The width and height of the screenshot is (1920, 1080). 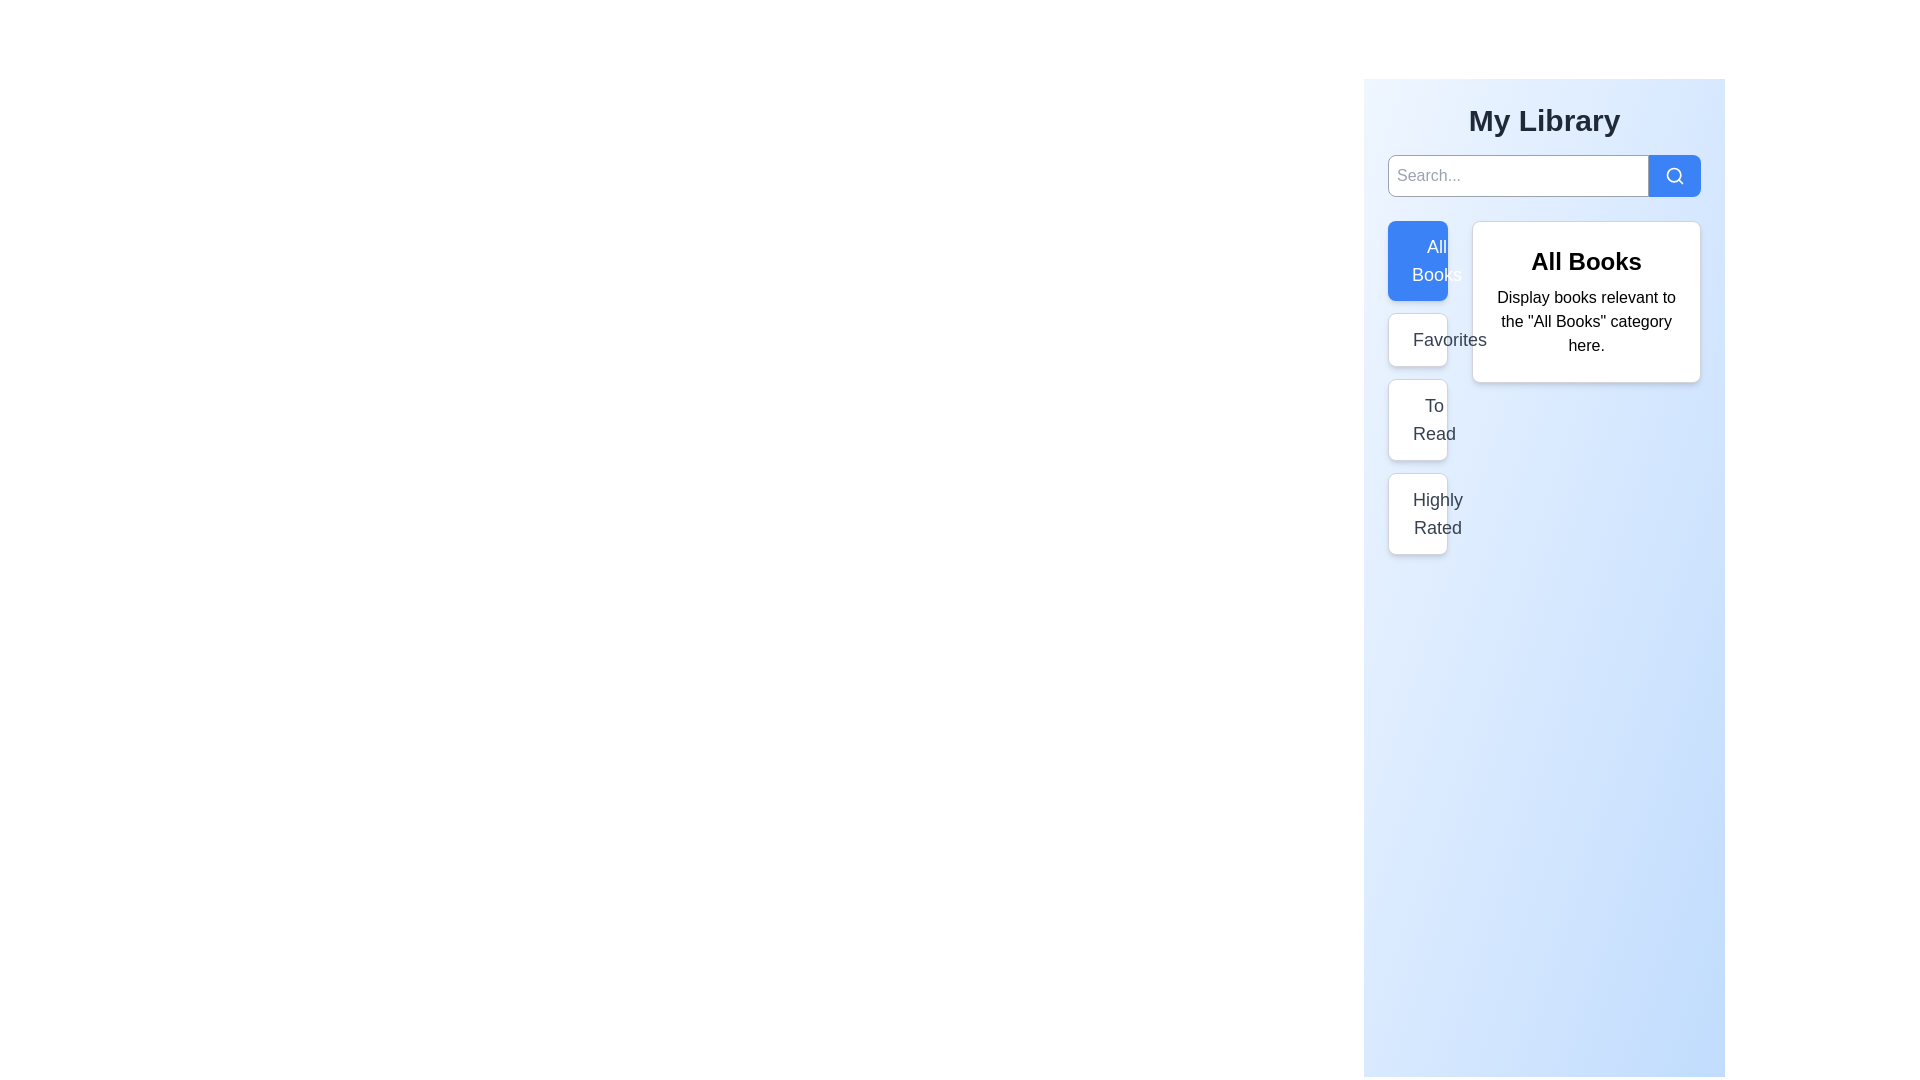 What do you see at coordinates (1585, 261) in the screenshot?
I see `the Text label (heading) that indicates the card contents are related to 'All Books', located in the top right region of the interface` at bounding box center [1585, 261].